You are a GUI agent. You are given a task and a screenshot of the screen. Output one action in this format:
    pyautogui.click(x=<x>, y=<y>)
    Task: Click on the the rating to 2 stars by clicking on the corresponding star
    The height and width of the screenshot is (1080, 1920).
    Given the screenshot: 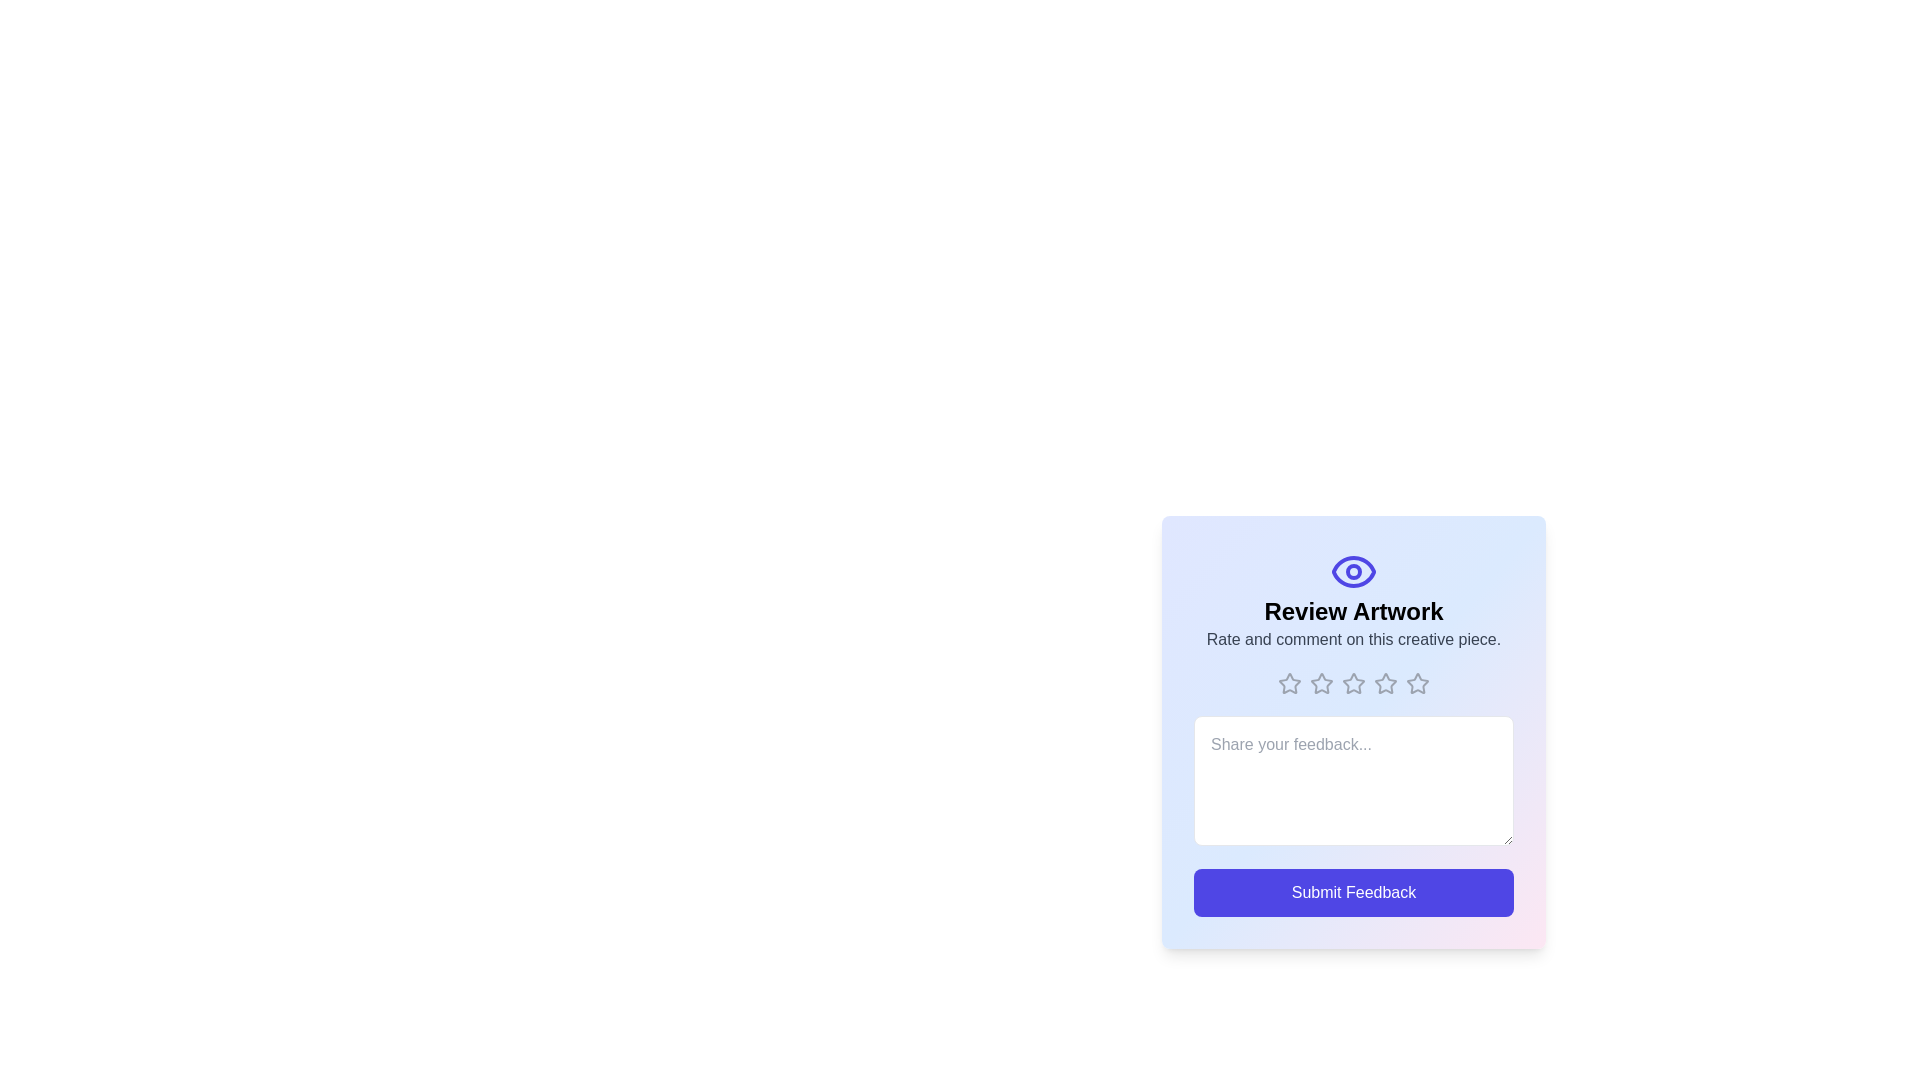 What is the action you would take?
    pyautogui.click(x=1321, y=682)
    